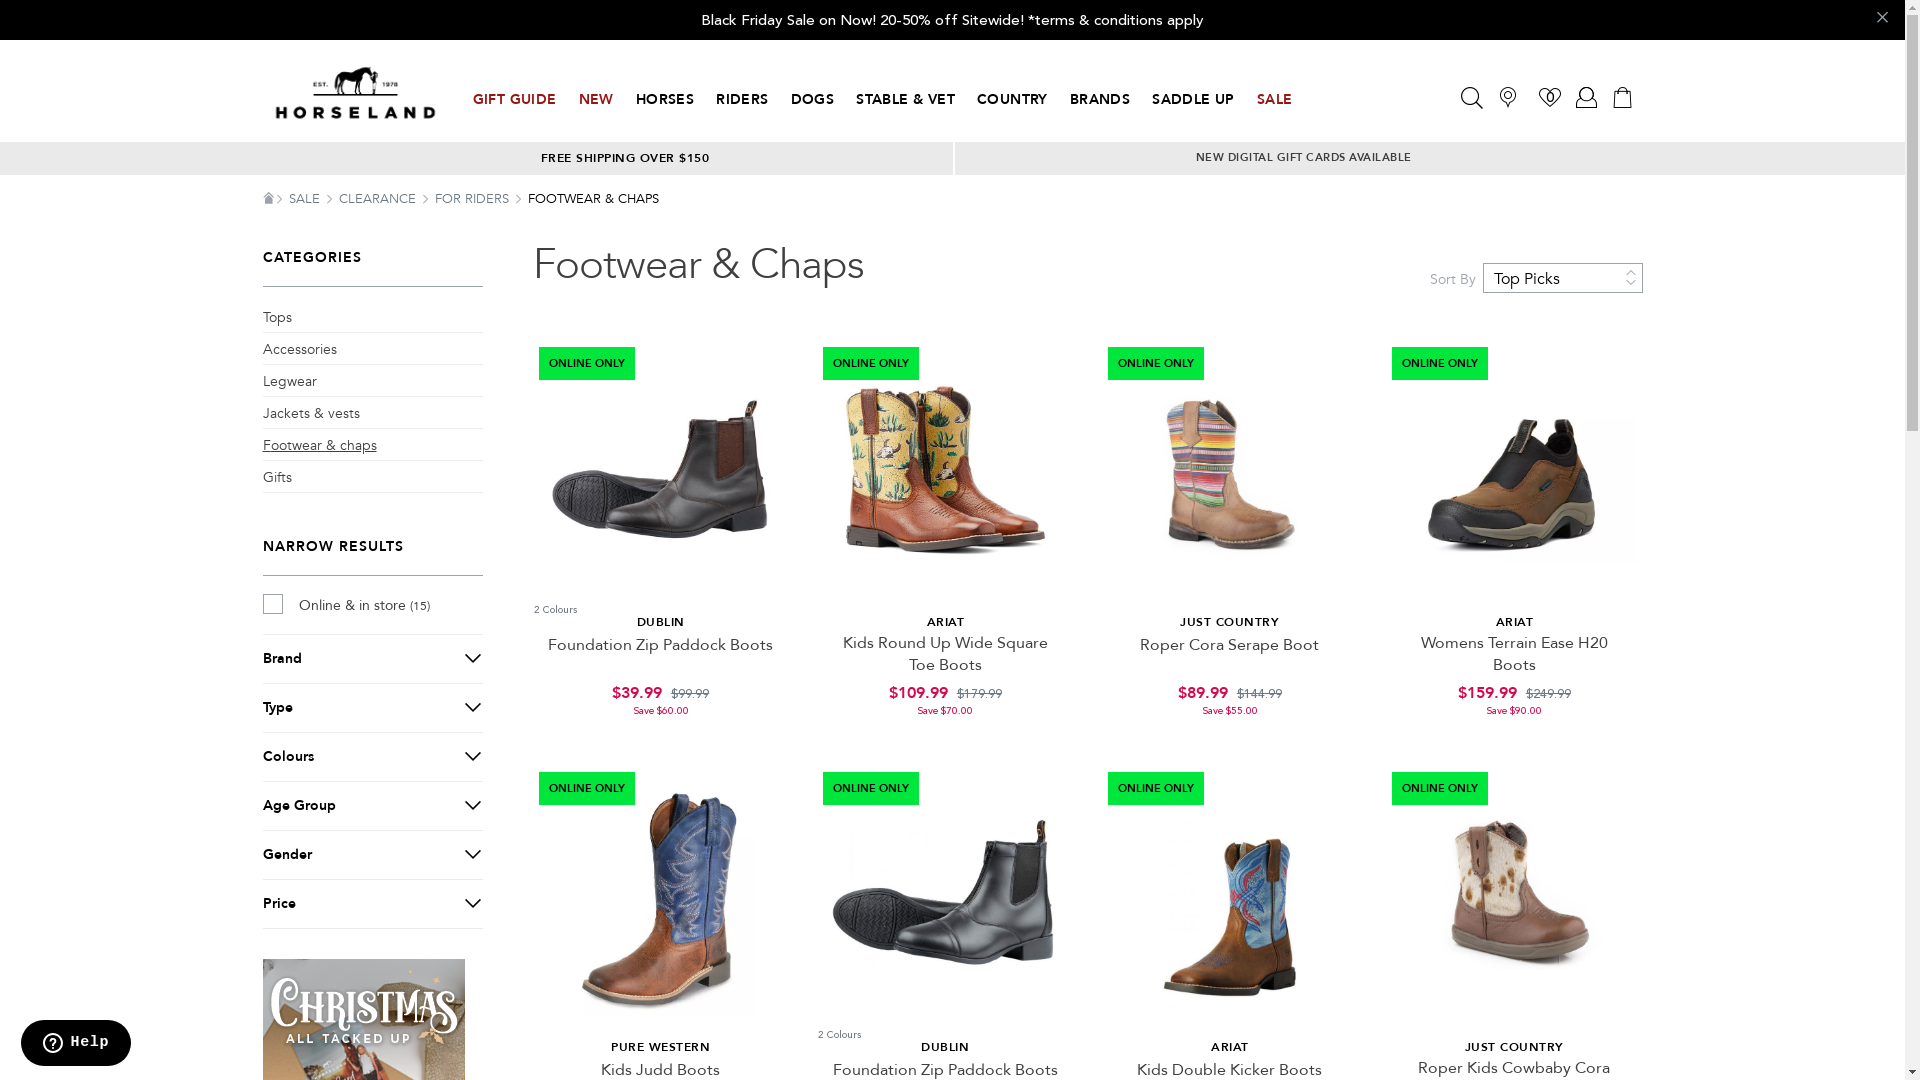  Describe the element at coordinates (261, 604) in the screenshot. I see `'Online & in store 15'` at that location.